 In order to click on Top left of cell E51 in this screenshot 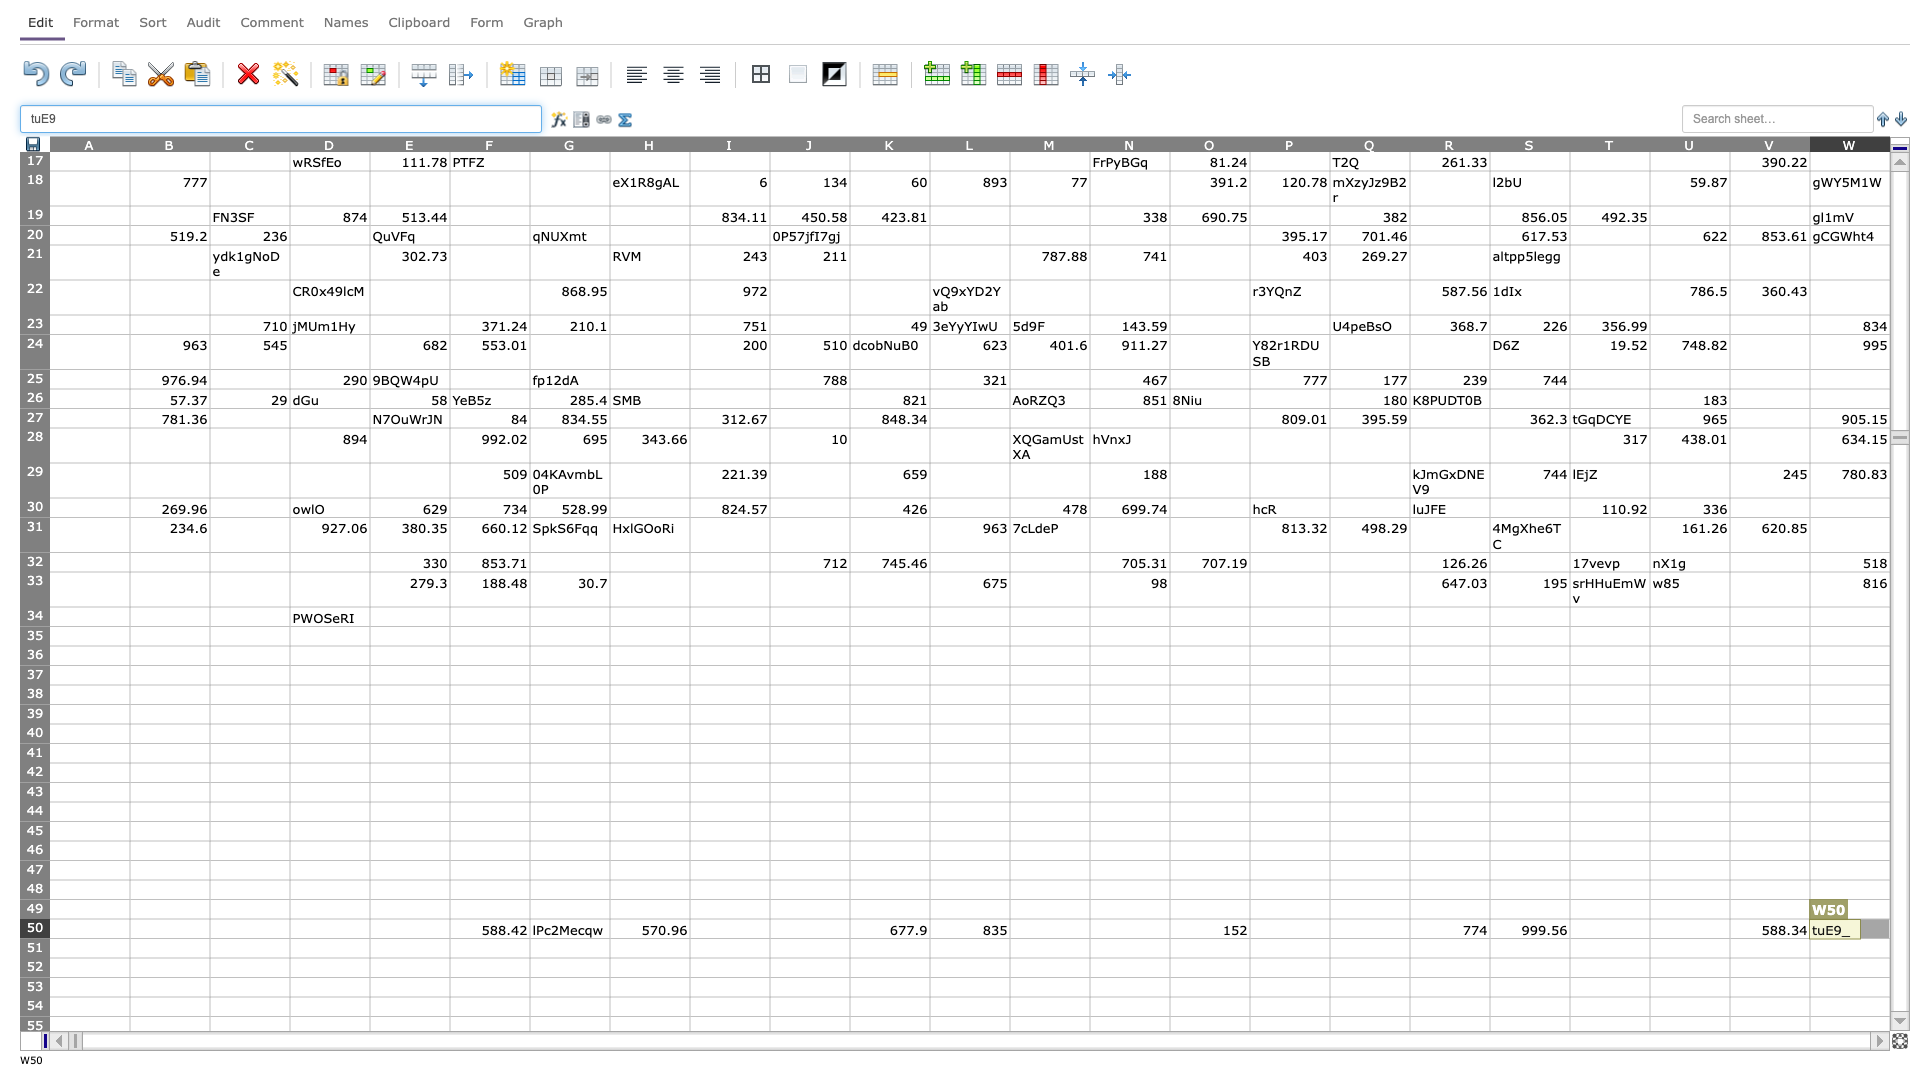, I will do `click(369, 938)`.